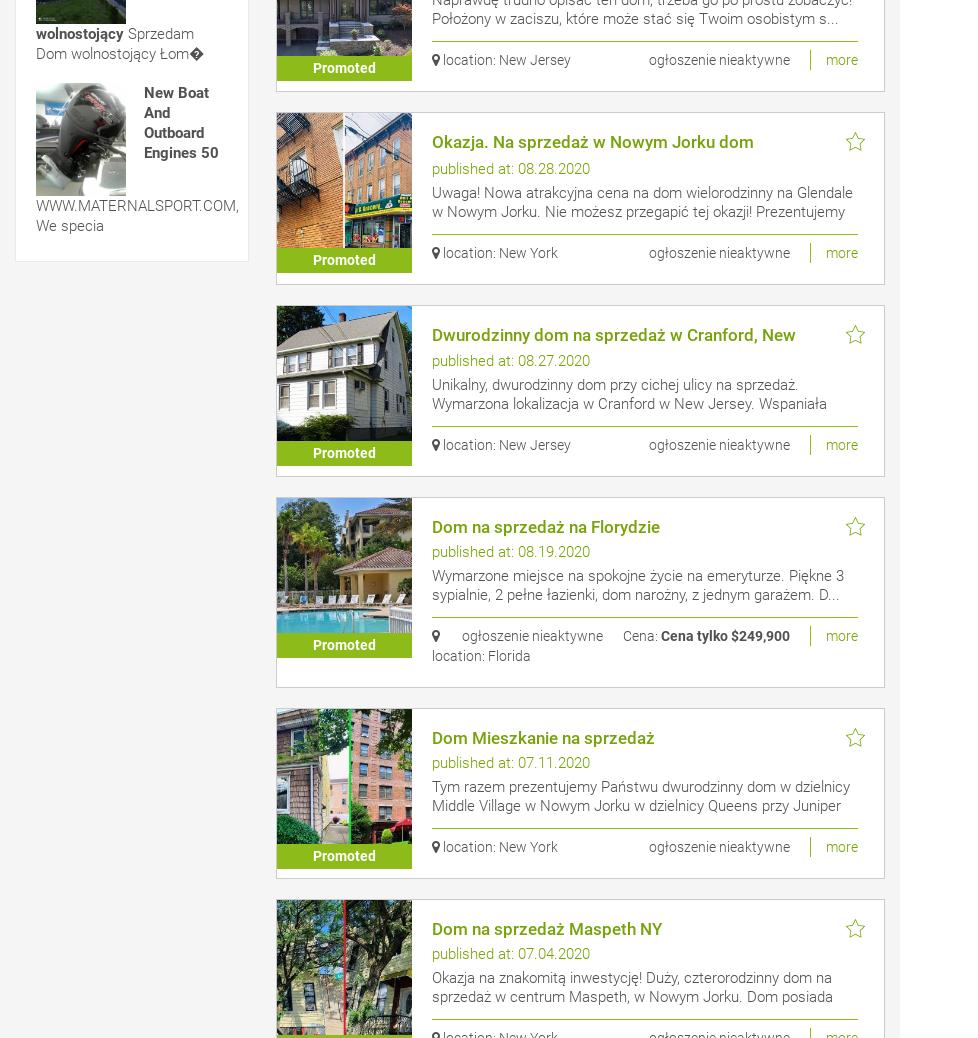 This screenshot has height=1038, width=978. I want to click on 'Wymarzone miejsce na spokojne życie na emeryturze. Piękne 3 sypialnie, 2 pełne łazienki, dom narożny, z jednym garażem.

D...', so click(636, 583).